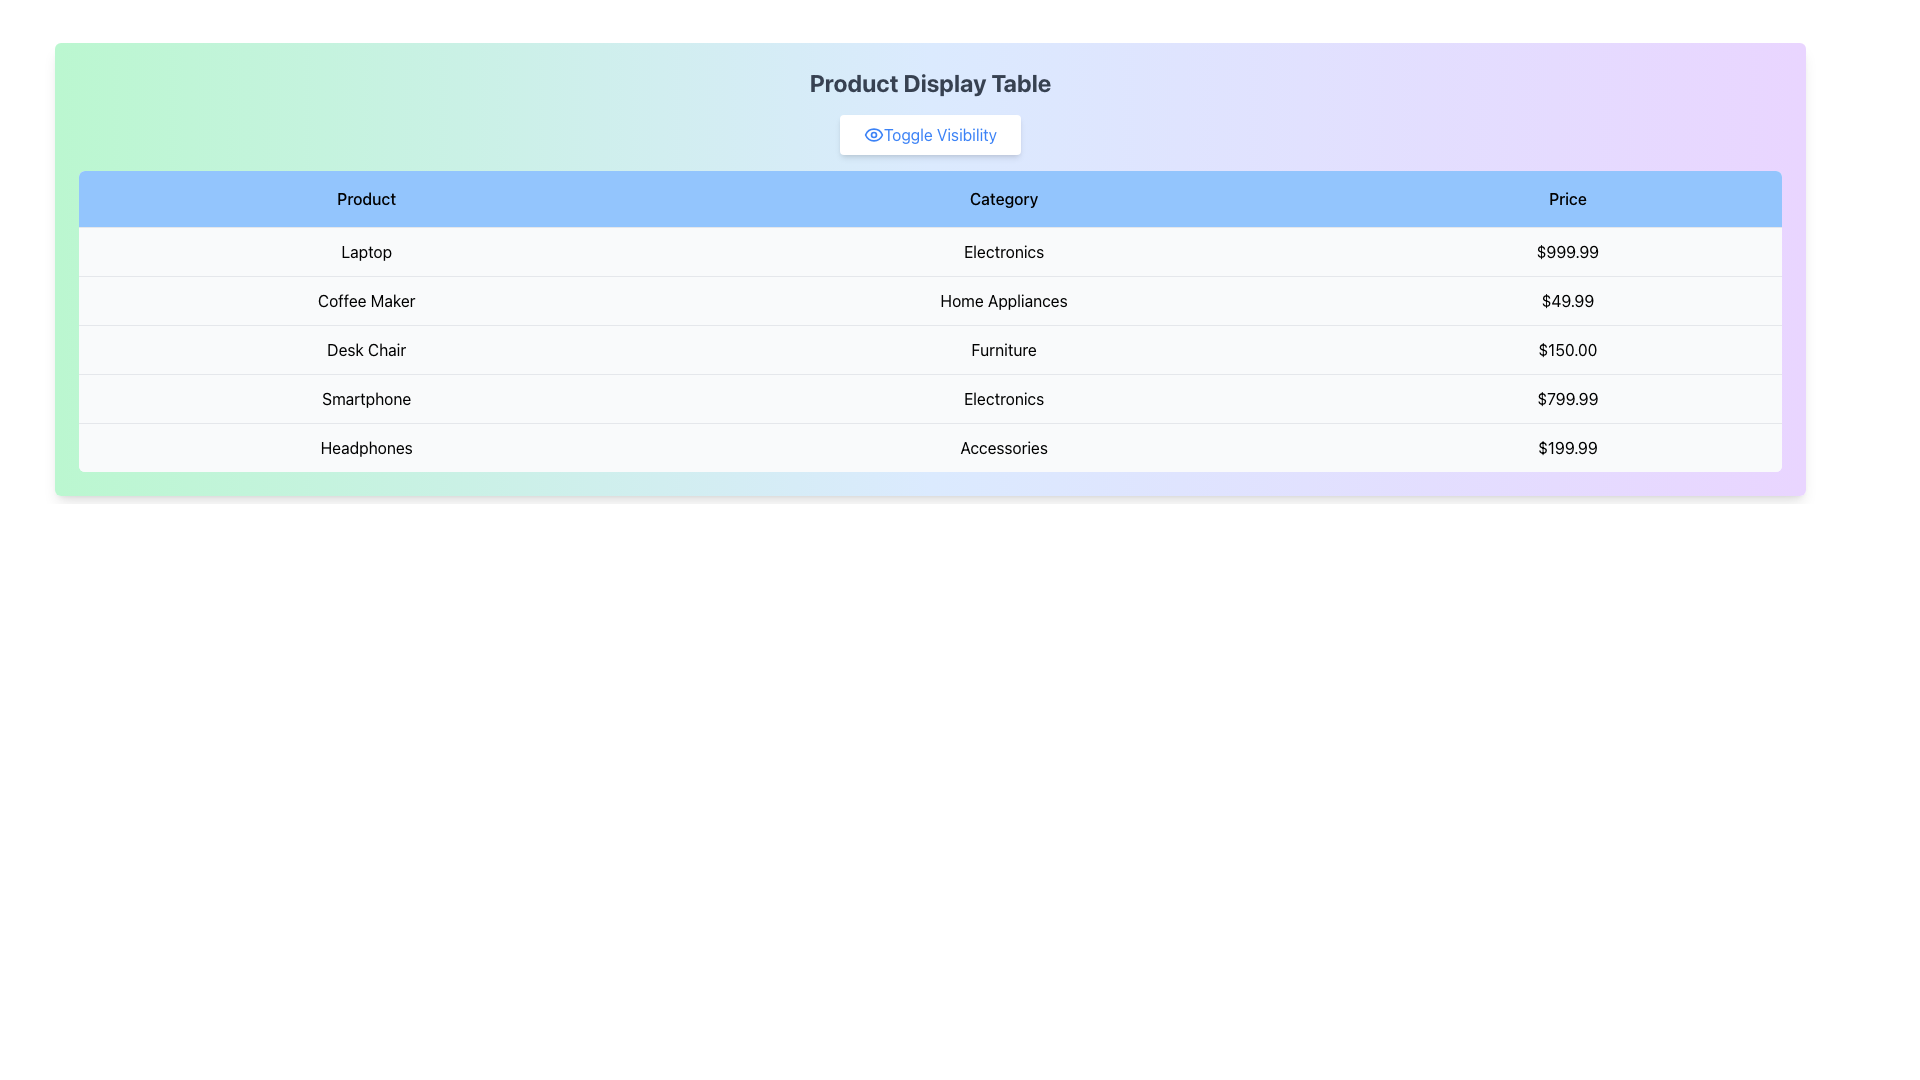 The height and width of the screenshot is (1080, 1920). Describe the element at coordinates (929, 135) in the screenshot. I see `the button positioned below the header 'Product Display Table' to observe the hover effects` at that location.